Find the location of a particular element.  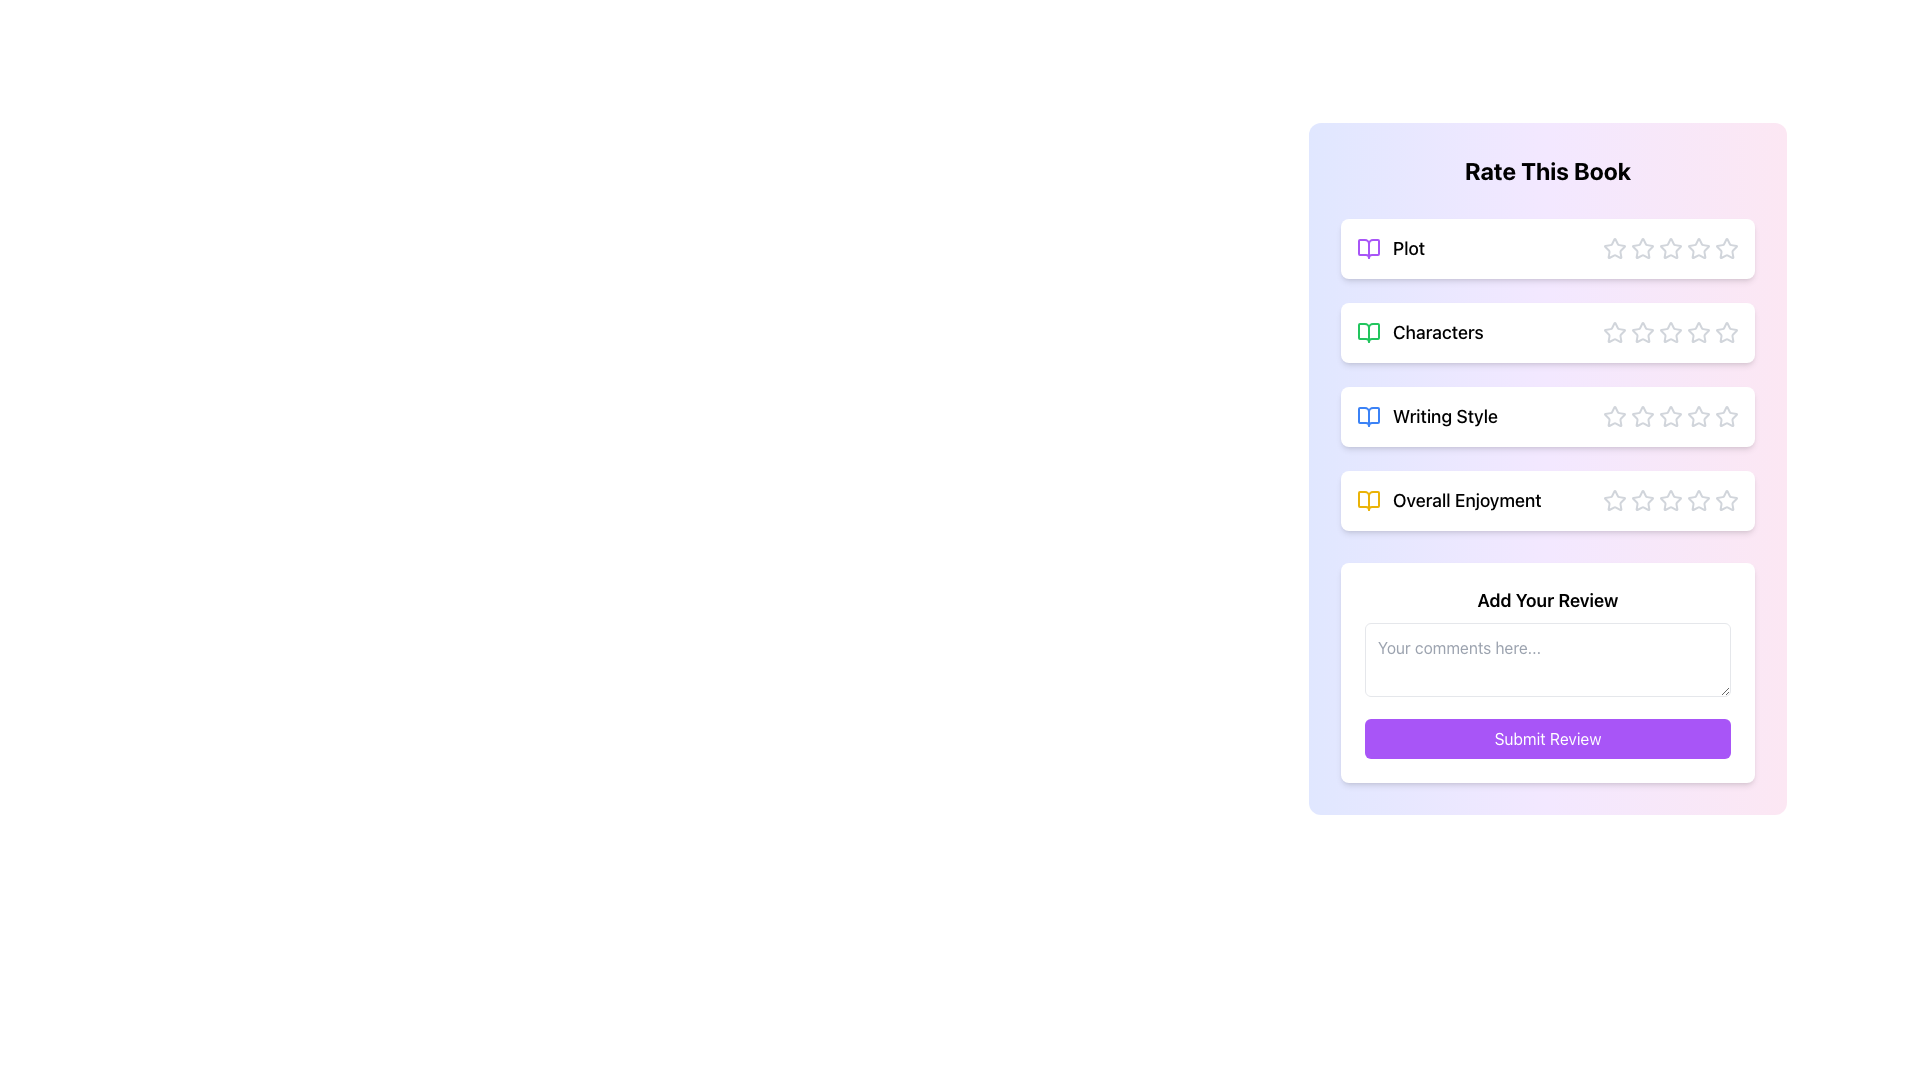

the second star rating button in the Plot section to register a rating is located at coordinates (1670, 246).